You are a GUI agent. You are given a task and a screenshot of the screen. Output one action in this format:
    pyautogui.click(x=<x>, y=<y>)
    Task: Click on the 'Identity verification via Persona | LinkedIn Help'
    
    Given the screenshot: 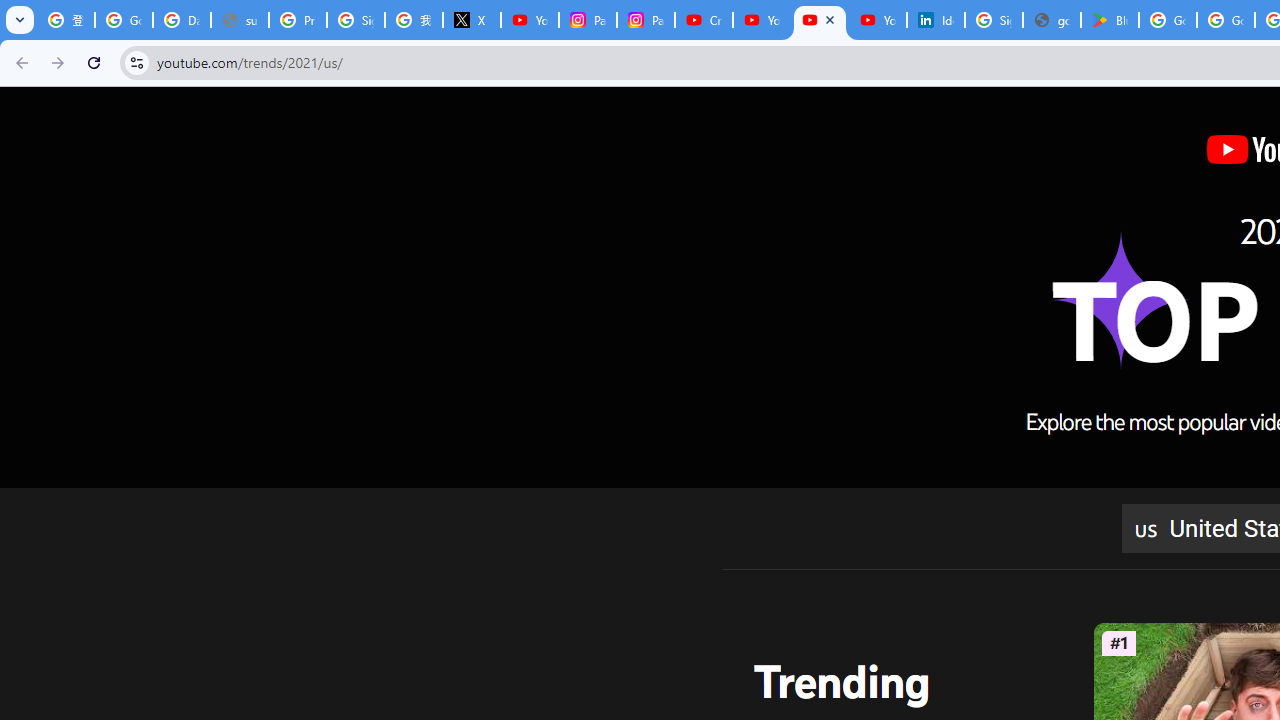 What is the action you would take?
    pyautogui.click(x=935, y=20)
    